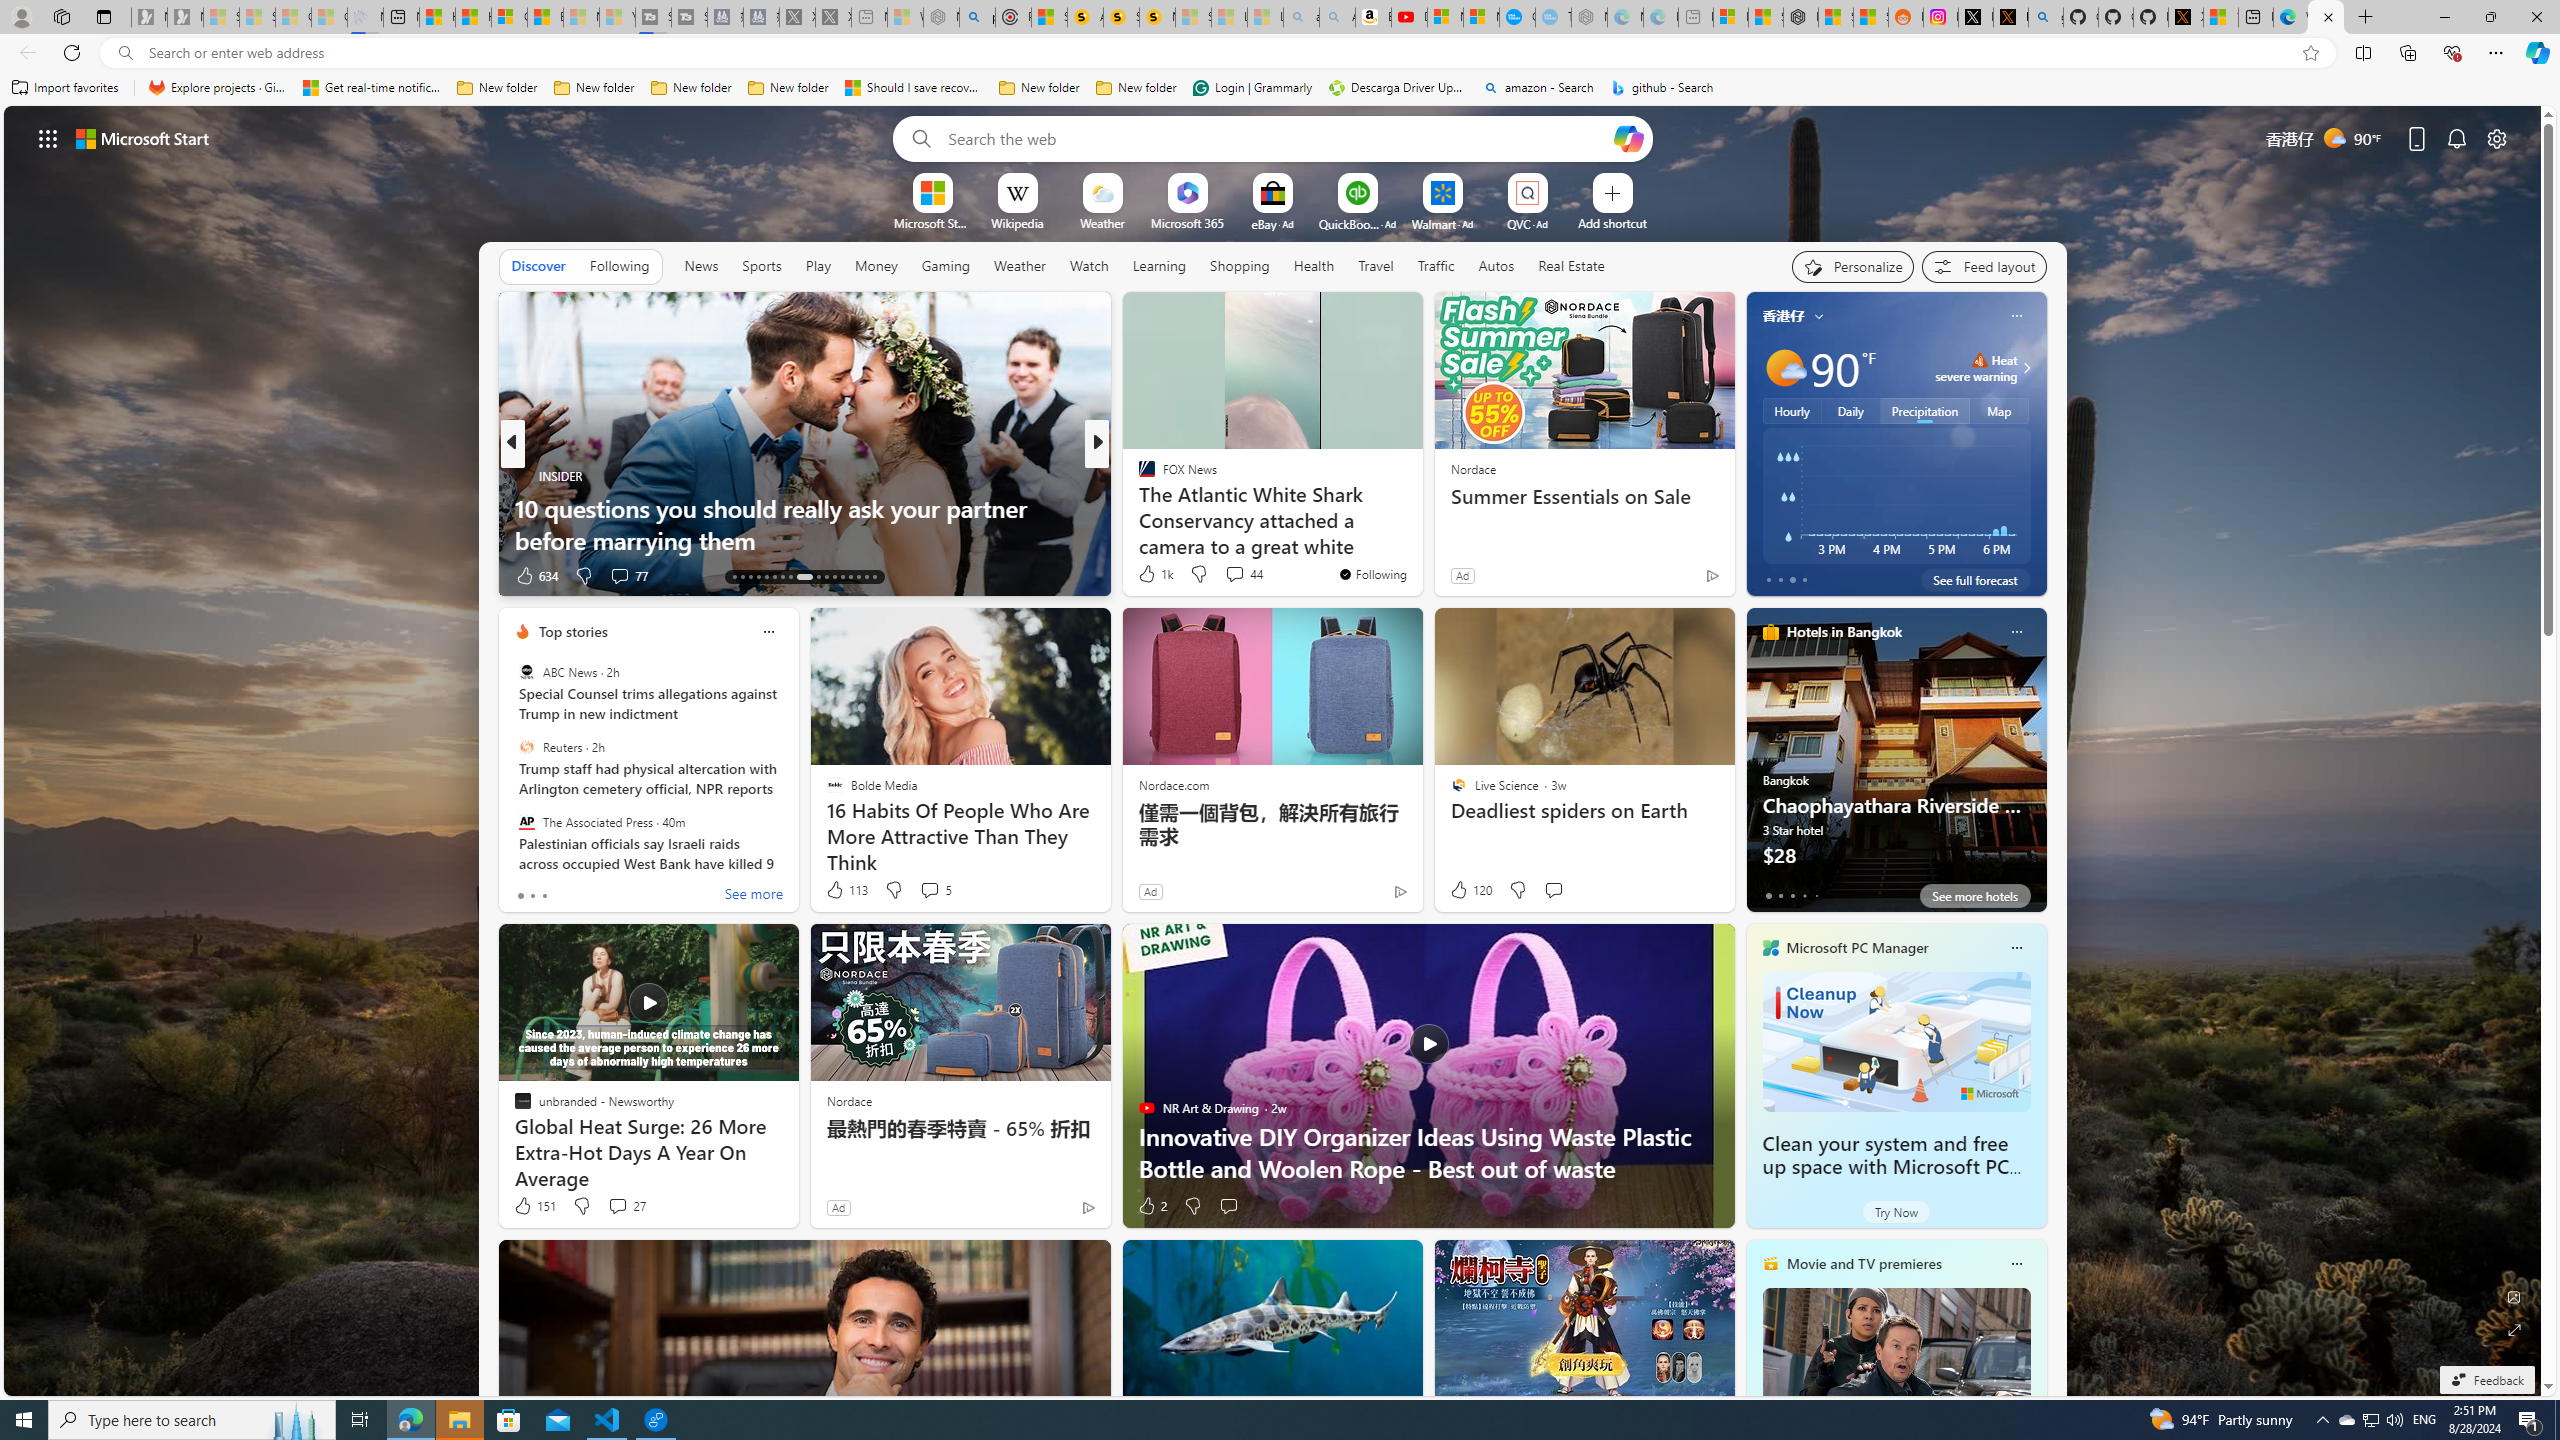 This screenshot has height=1440, width=2560. Describe the element at coordinates (521, 474) in the screenshot. I see `'INSIDER'` at that location.